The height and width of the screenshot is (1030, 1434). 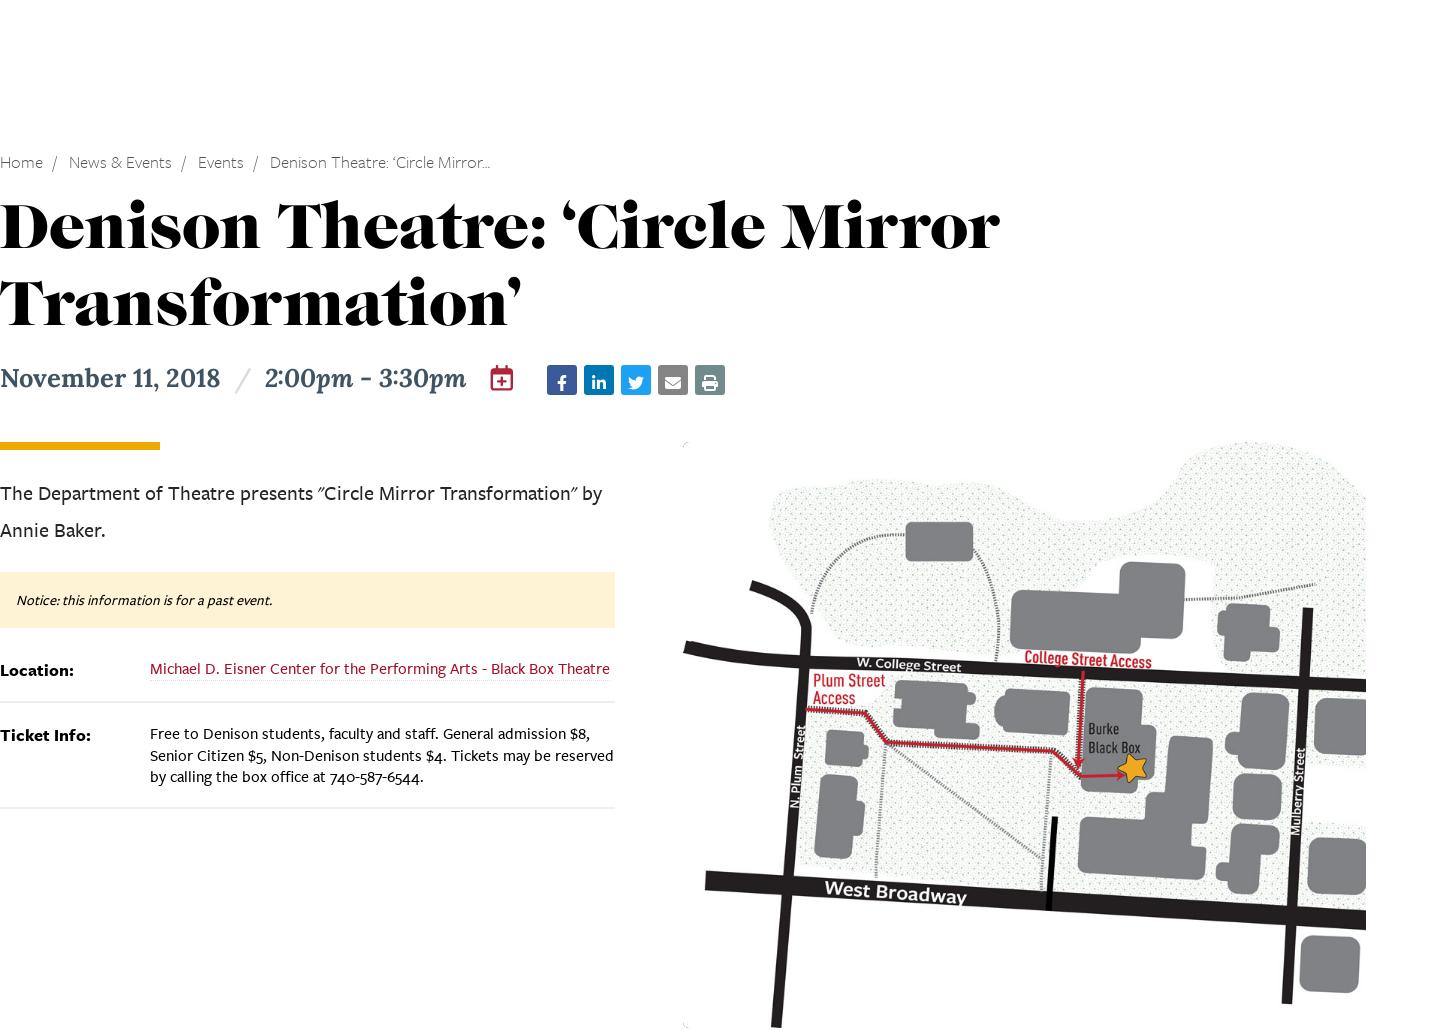 What do you see at coordinates (1238, 943) in the screenshot?
I see `'Back to top'` at bounding box center [1238, 943].